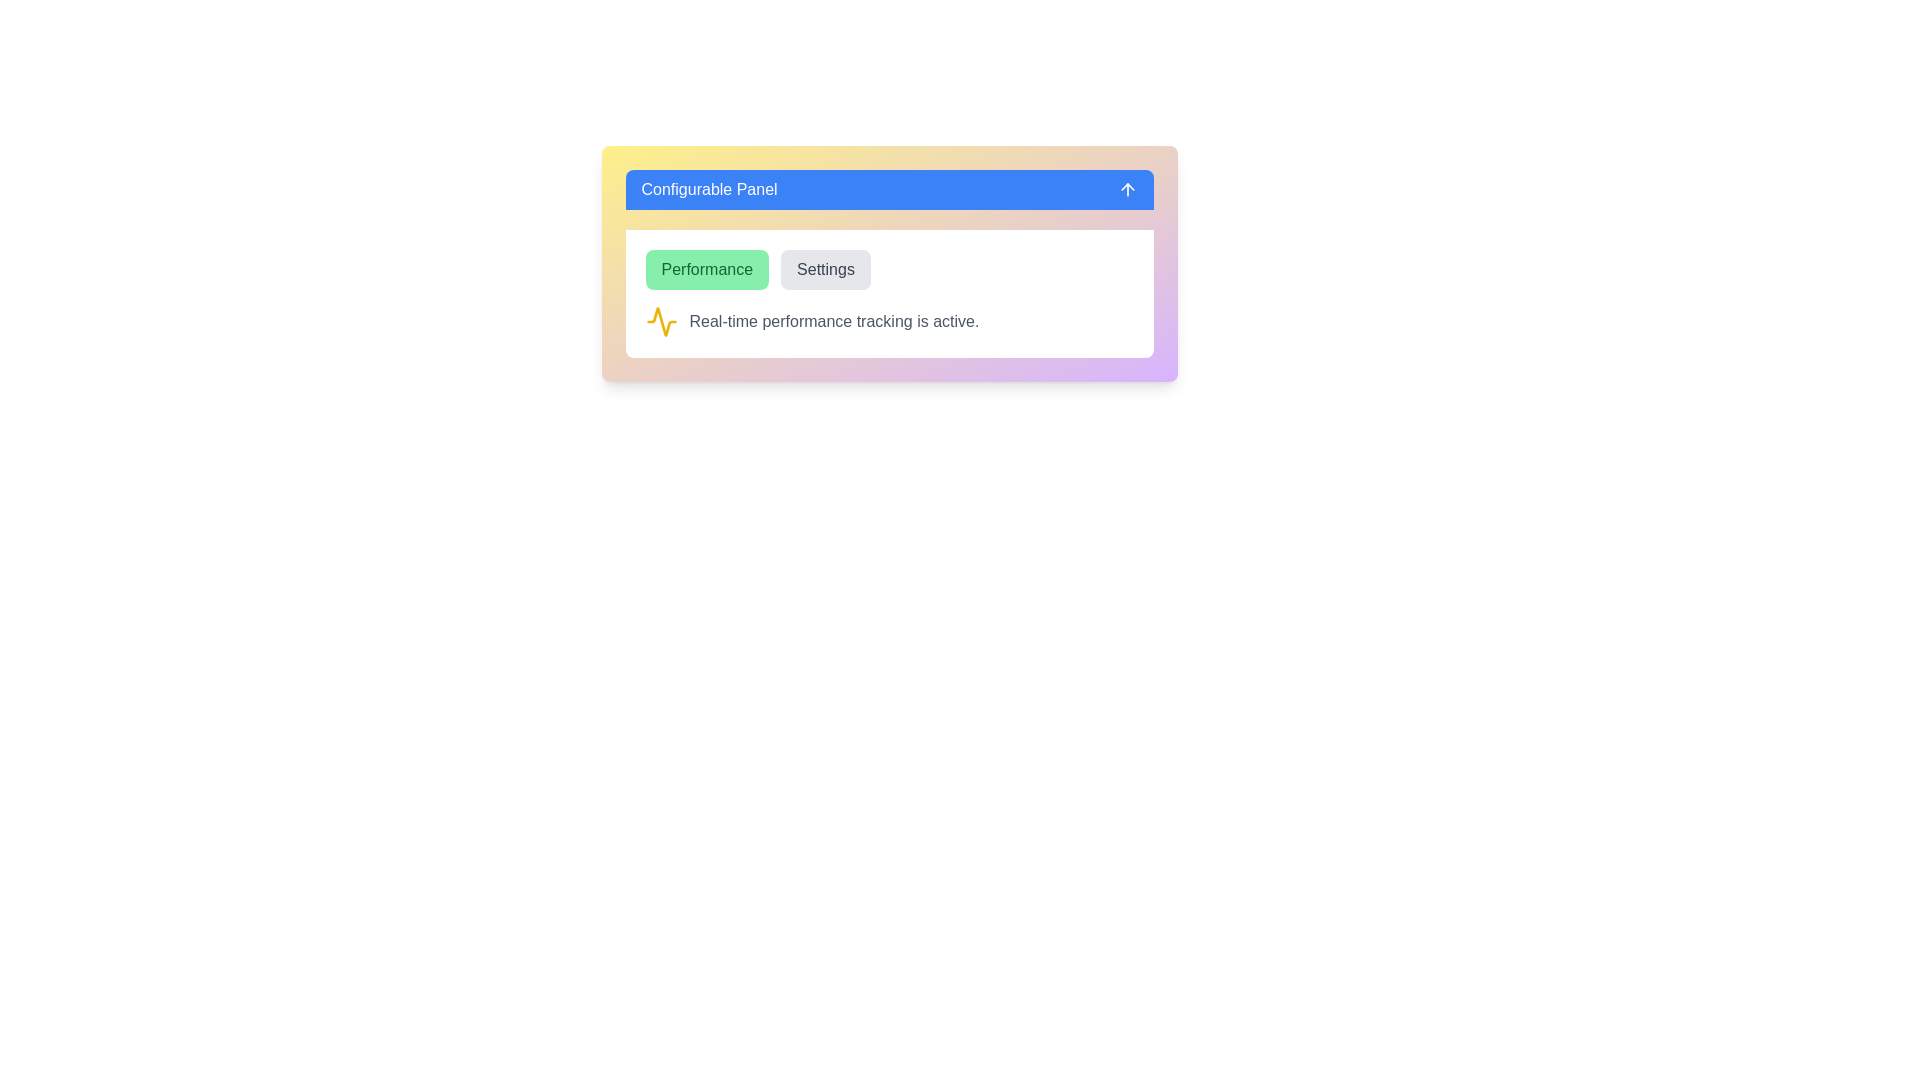 The image size is (1920, 1080). I want to click on the static text label that indicates real-time performance tracking is currently enabled, located to the right of a yellow heartbeat line icon and centrally underneath the main title of the panel, so click(834, 320).